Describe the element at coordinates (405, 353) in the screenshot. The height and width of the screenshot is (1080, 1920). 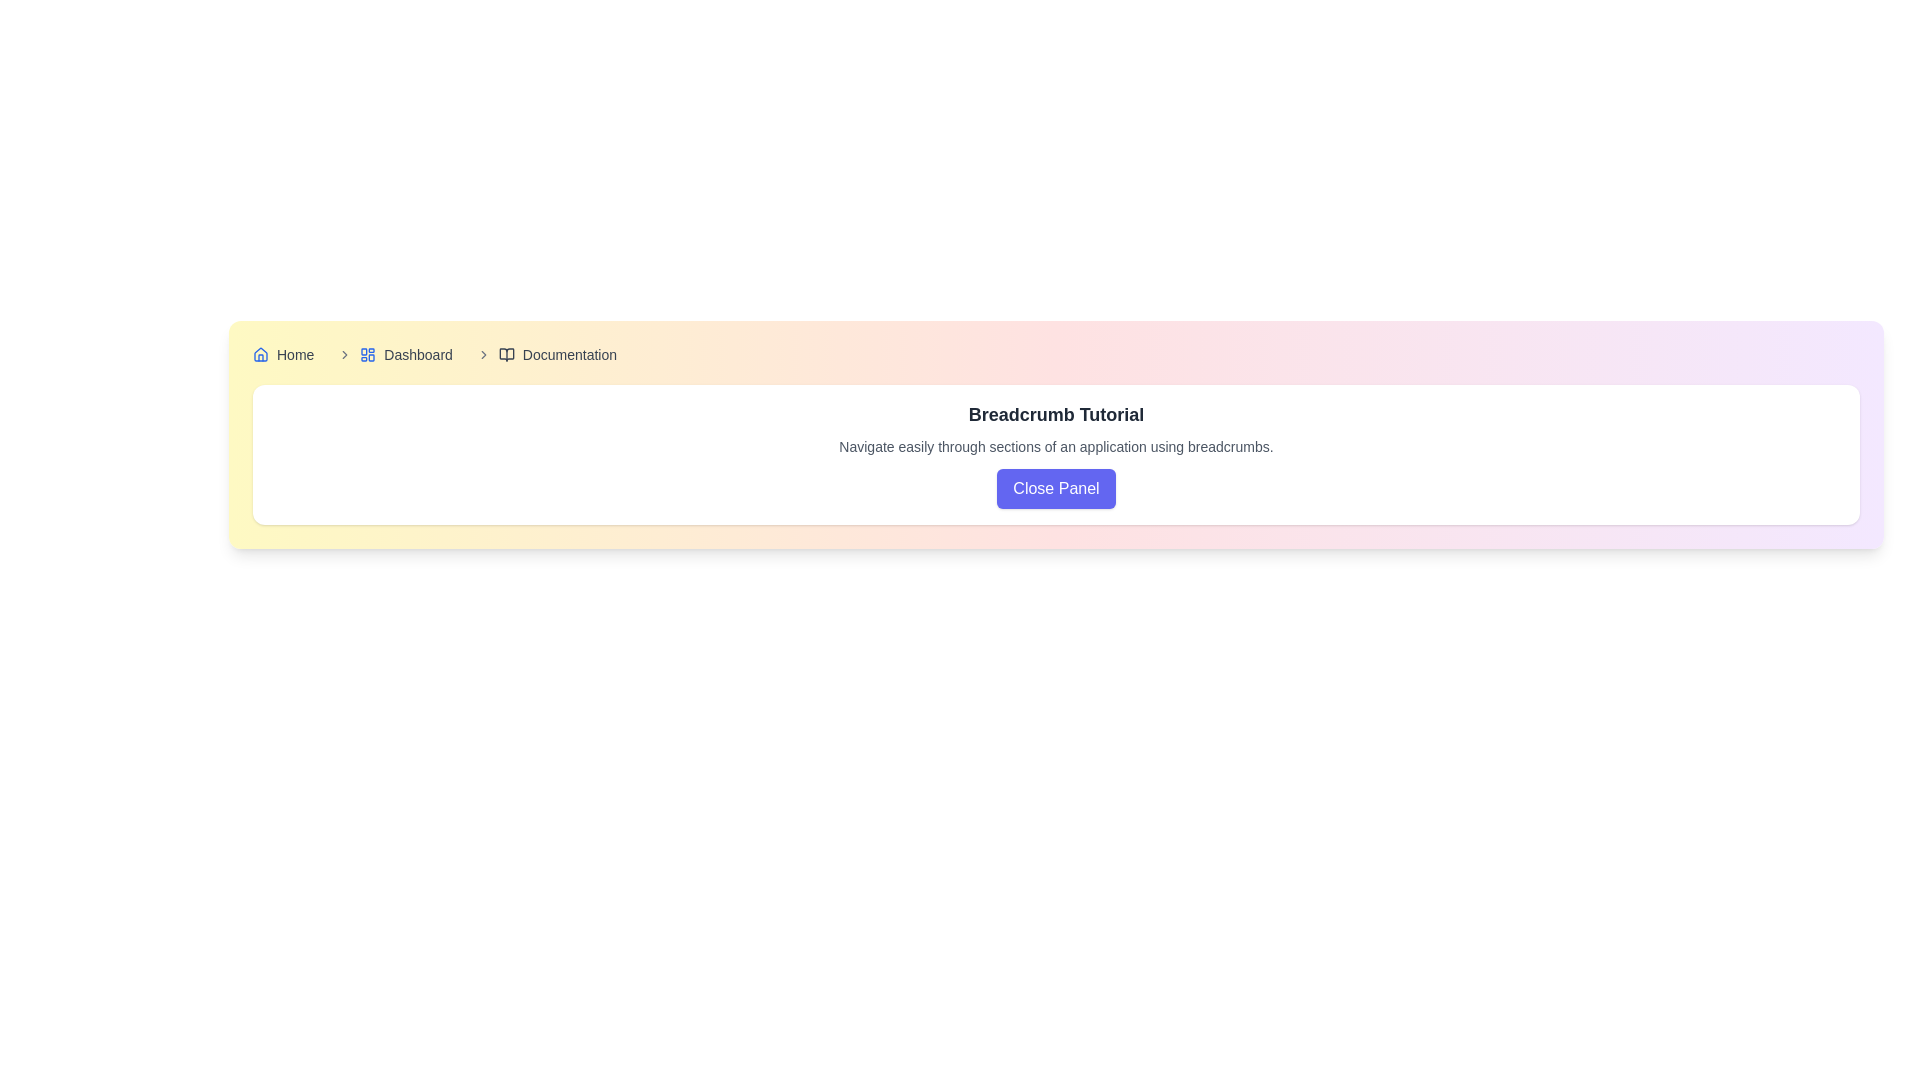
I see `the 'Dashboard' hyperlink` at that location.